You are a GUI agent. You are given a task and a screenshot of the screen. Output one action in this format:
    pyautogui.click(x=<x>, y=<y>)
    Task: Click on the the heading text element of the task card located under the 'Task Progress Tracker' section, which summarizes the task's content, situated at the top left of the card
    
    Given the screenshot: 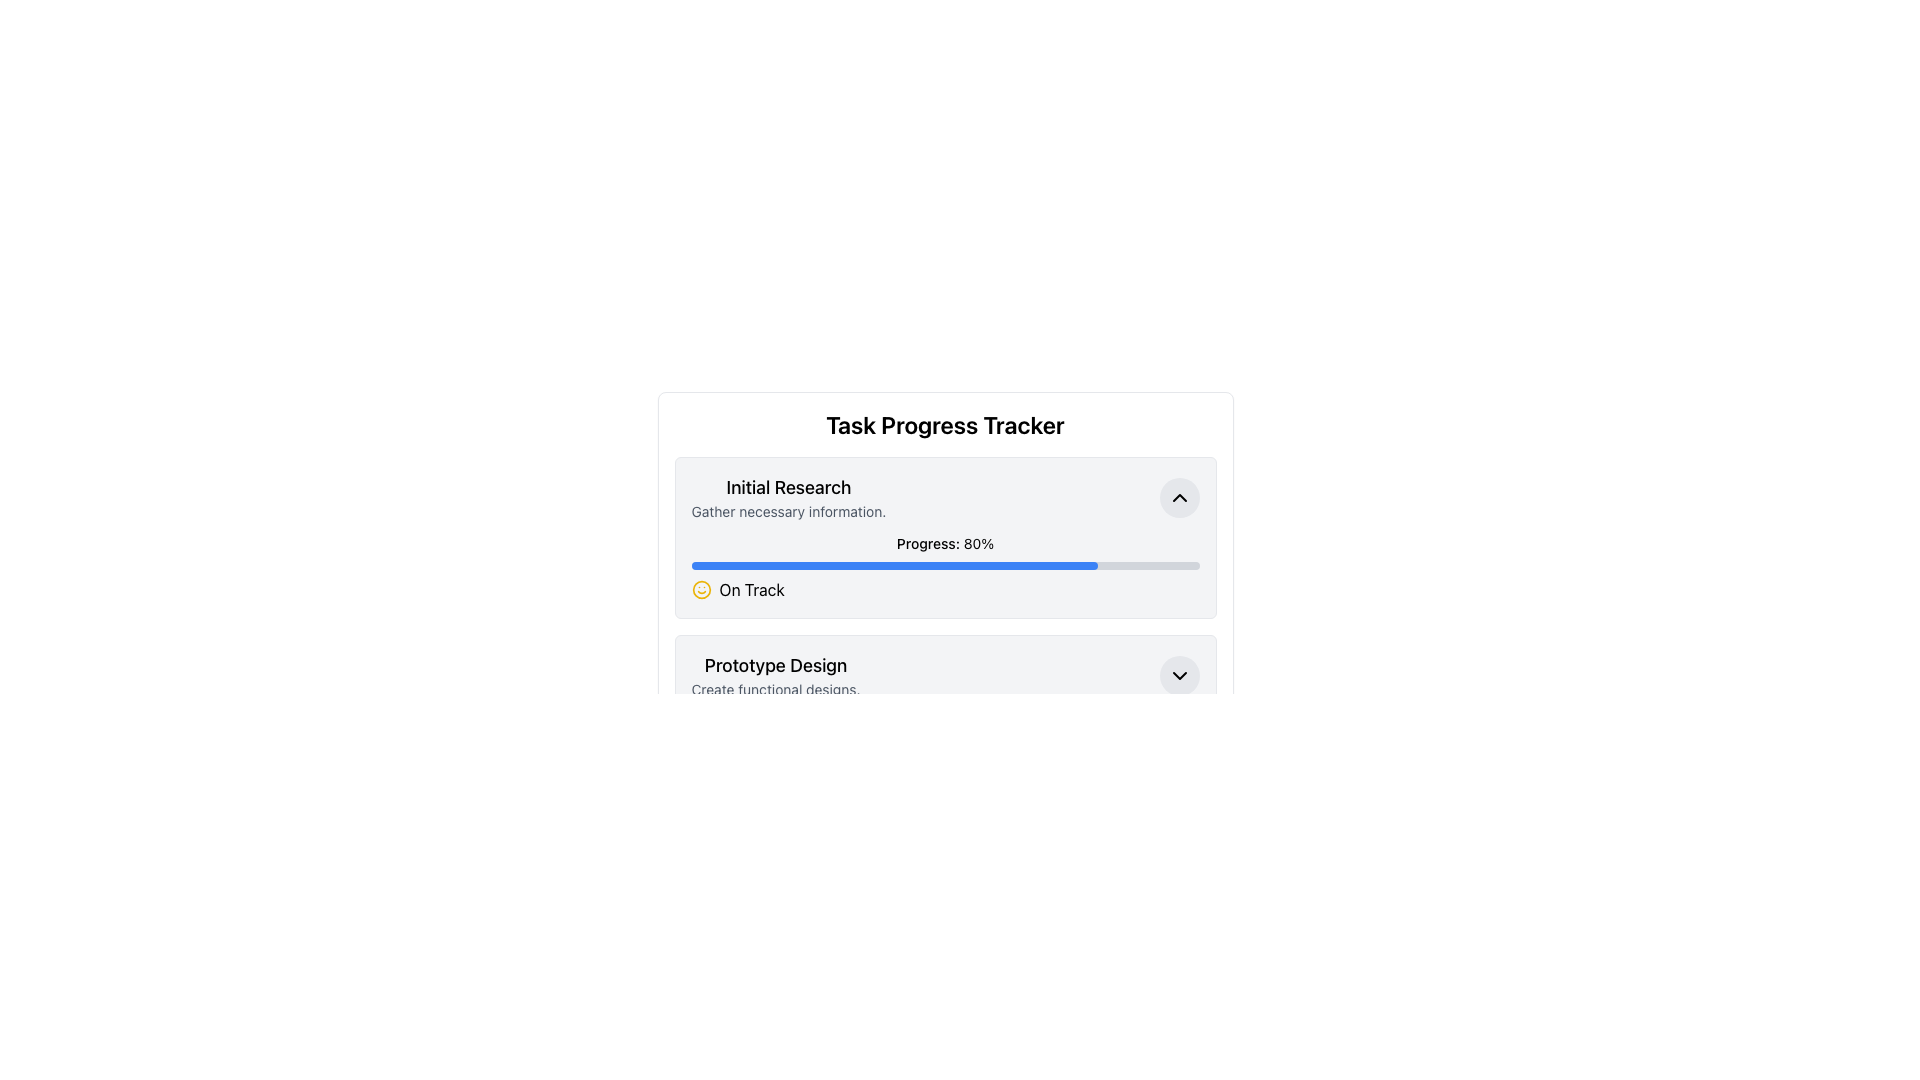 What is the action you would take?
    pyautogui.click(x=787, y=488)
    